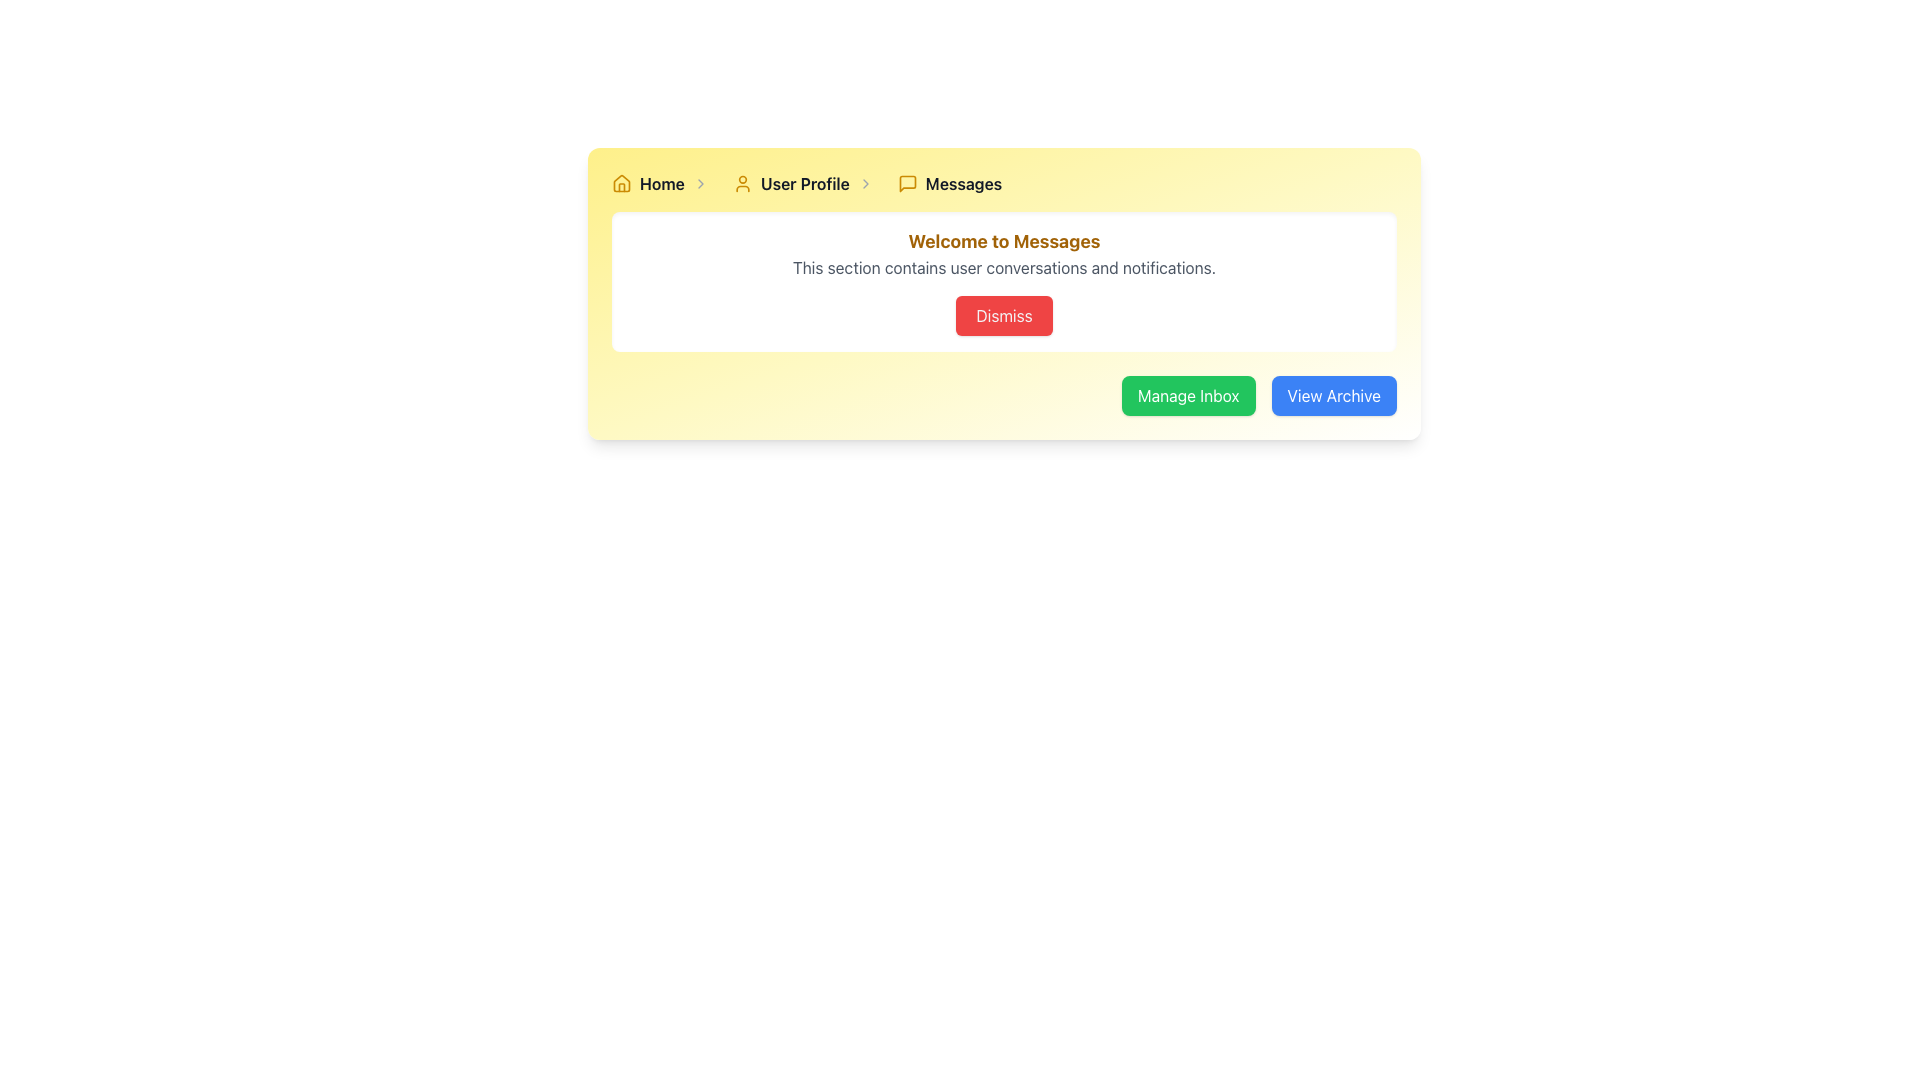 The width and height of the screenshot is (1920, 1080). Describe the element at coordinates (949, 184) in the screenshot. I see `the 'Messages' hyperlink in the breadcrumb navigation bar` at that location.